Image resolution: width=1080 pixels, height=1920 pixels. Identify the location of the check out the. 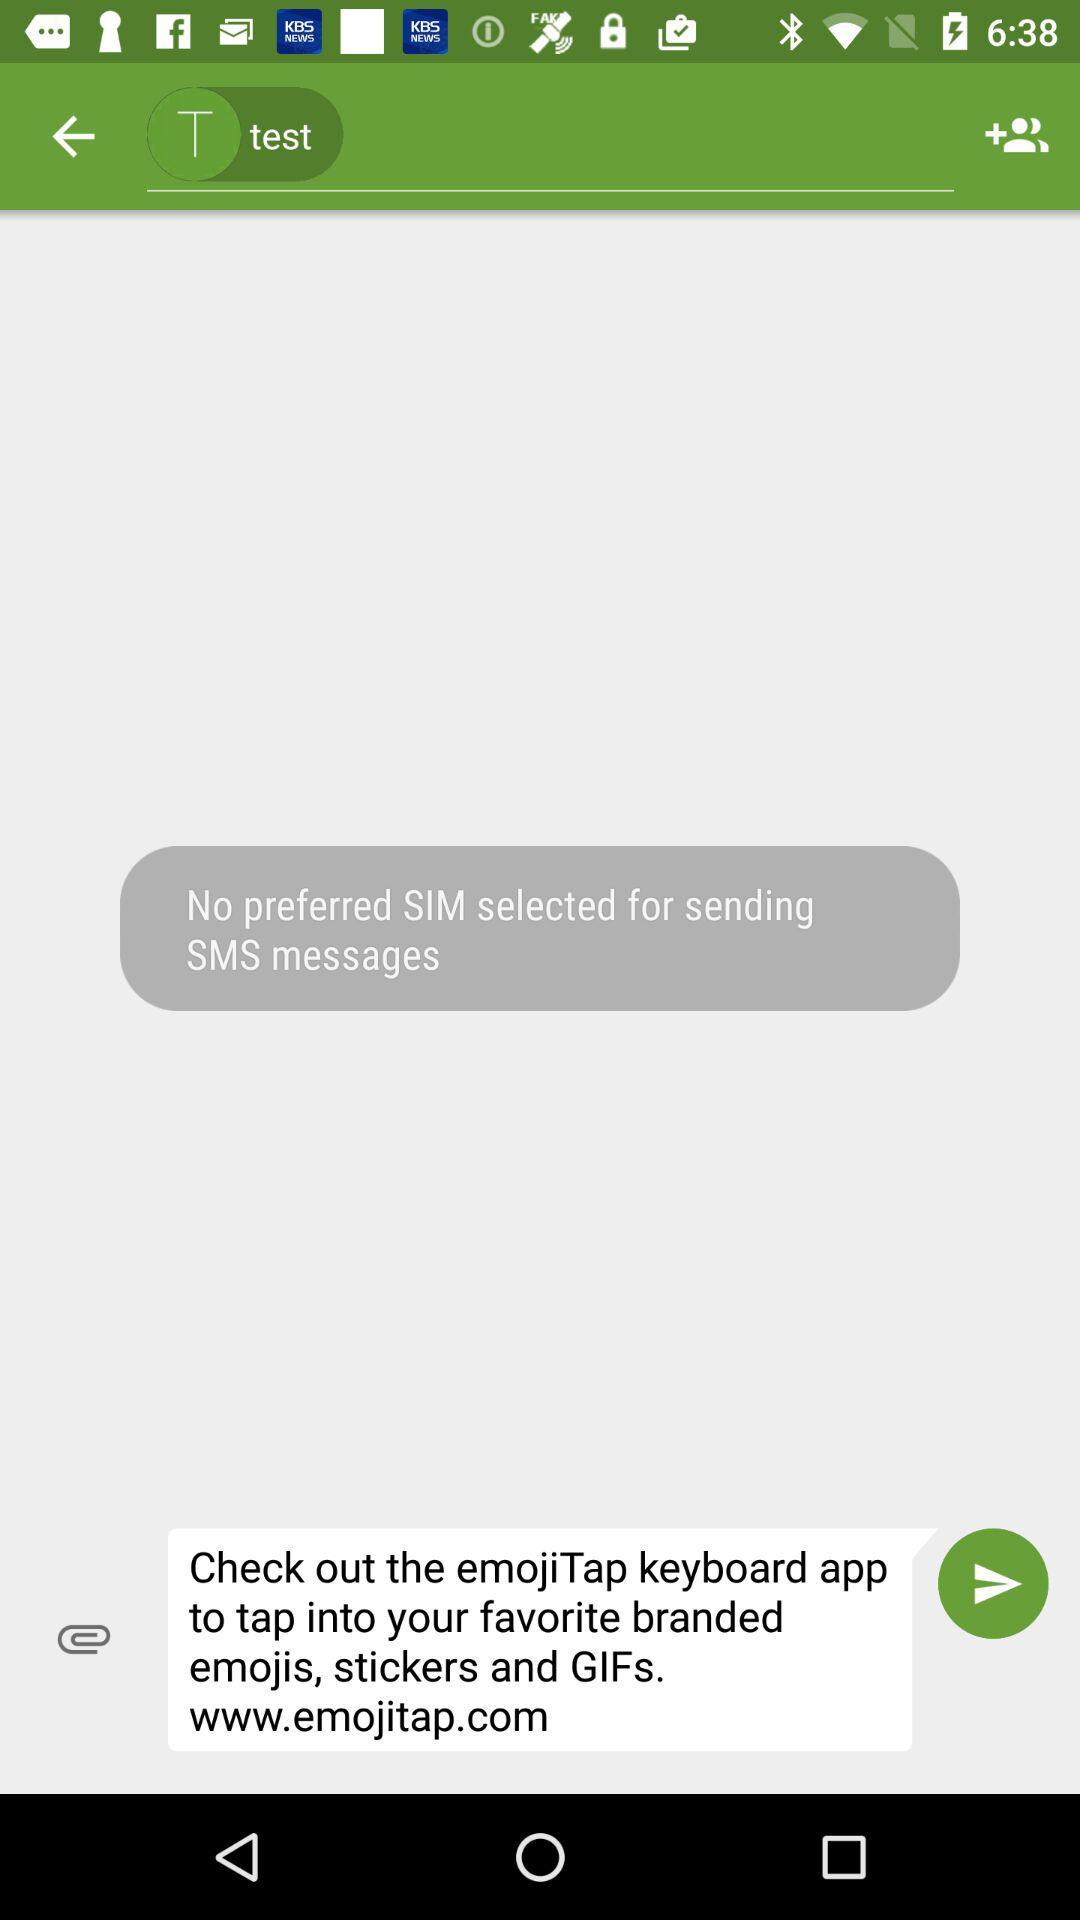
(553, 1639).